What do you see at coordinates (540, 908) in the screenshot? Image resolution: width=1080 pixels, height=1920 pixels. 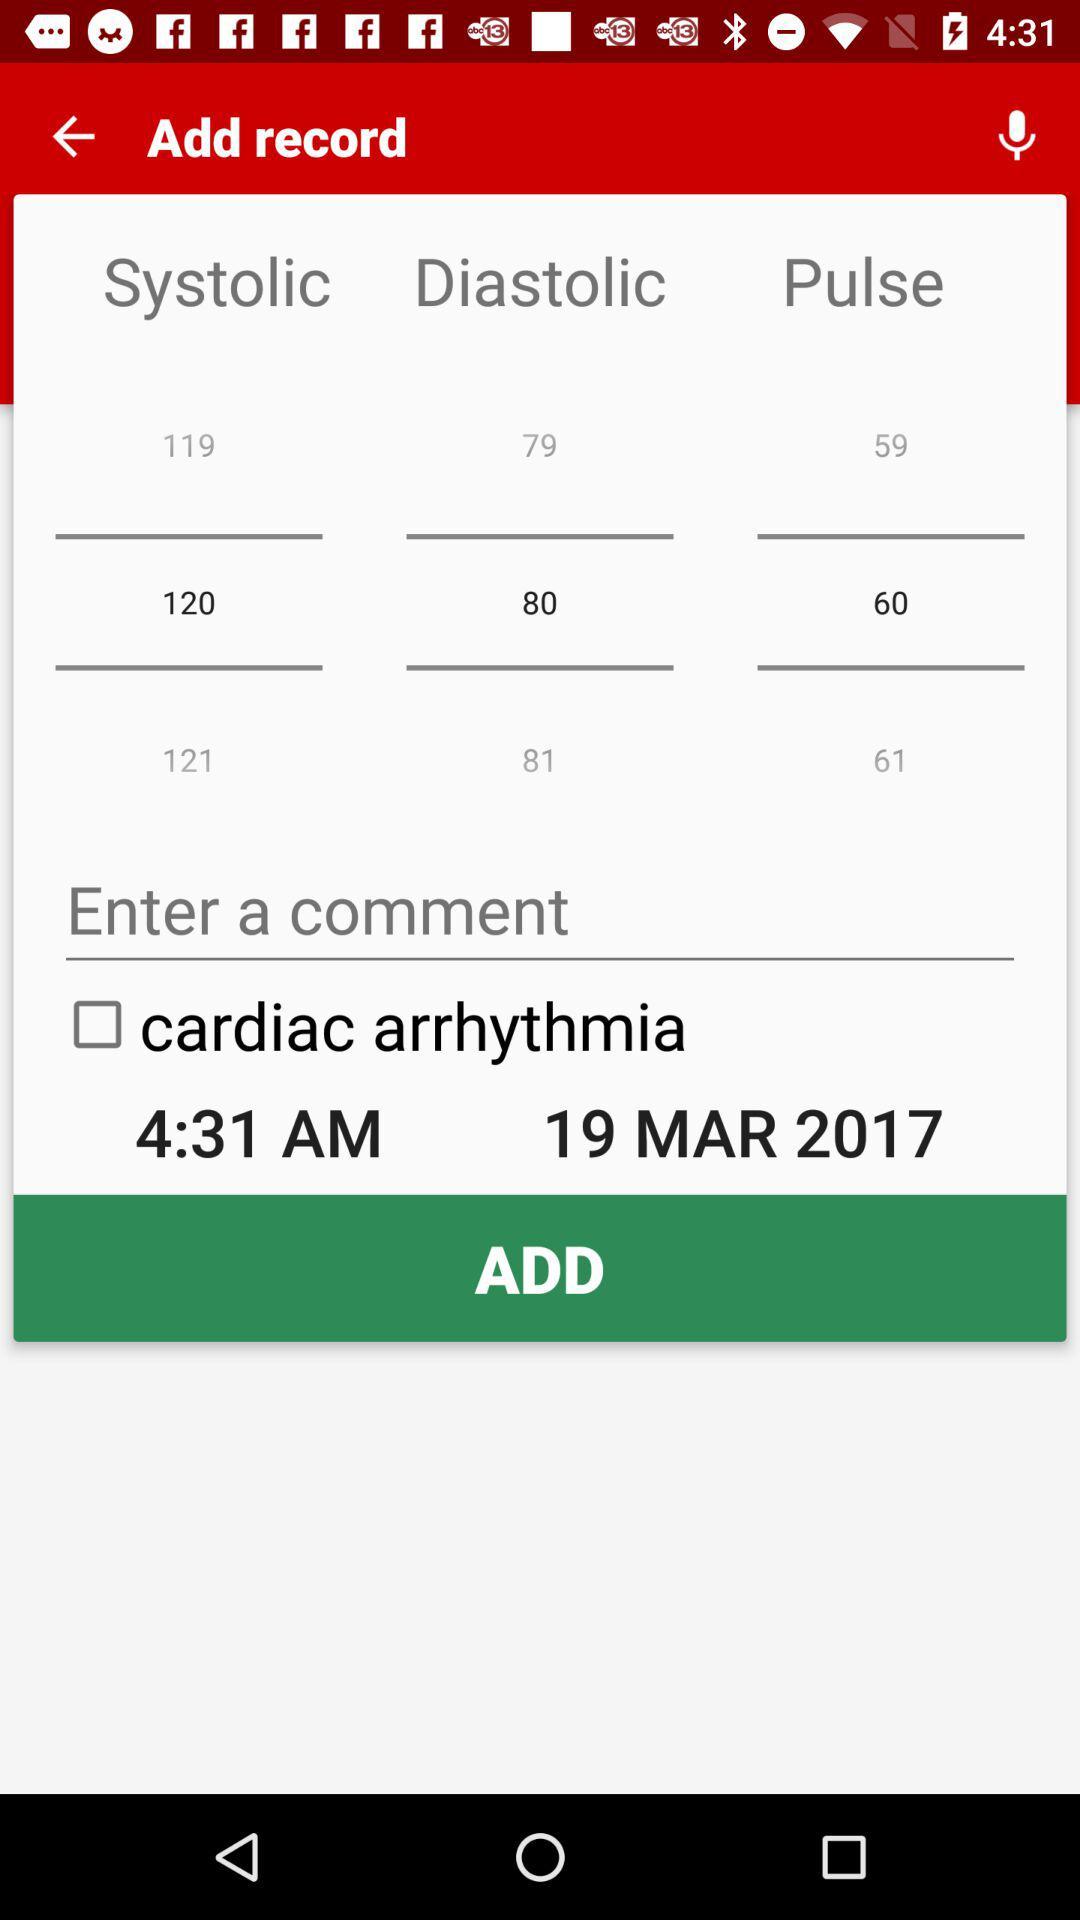 I see `type comment` at bounding box center [540, 908].